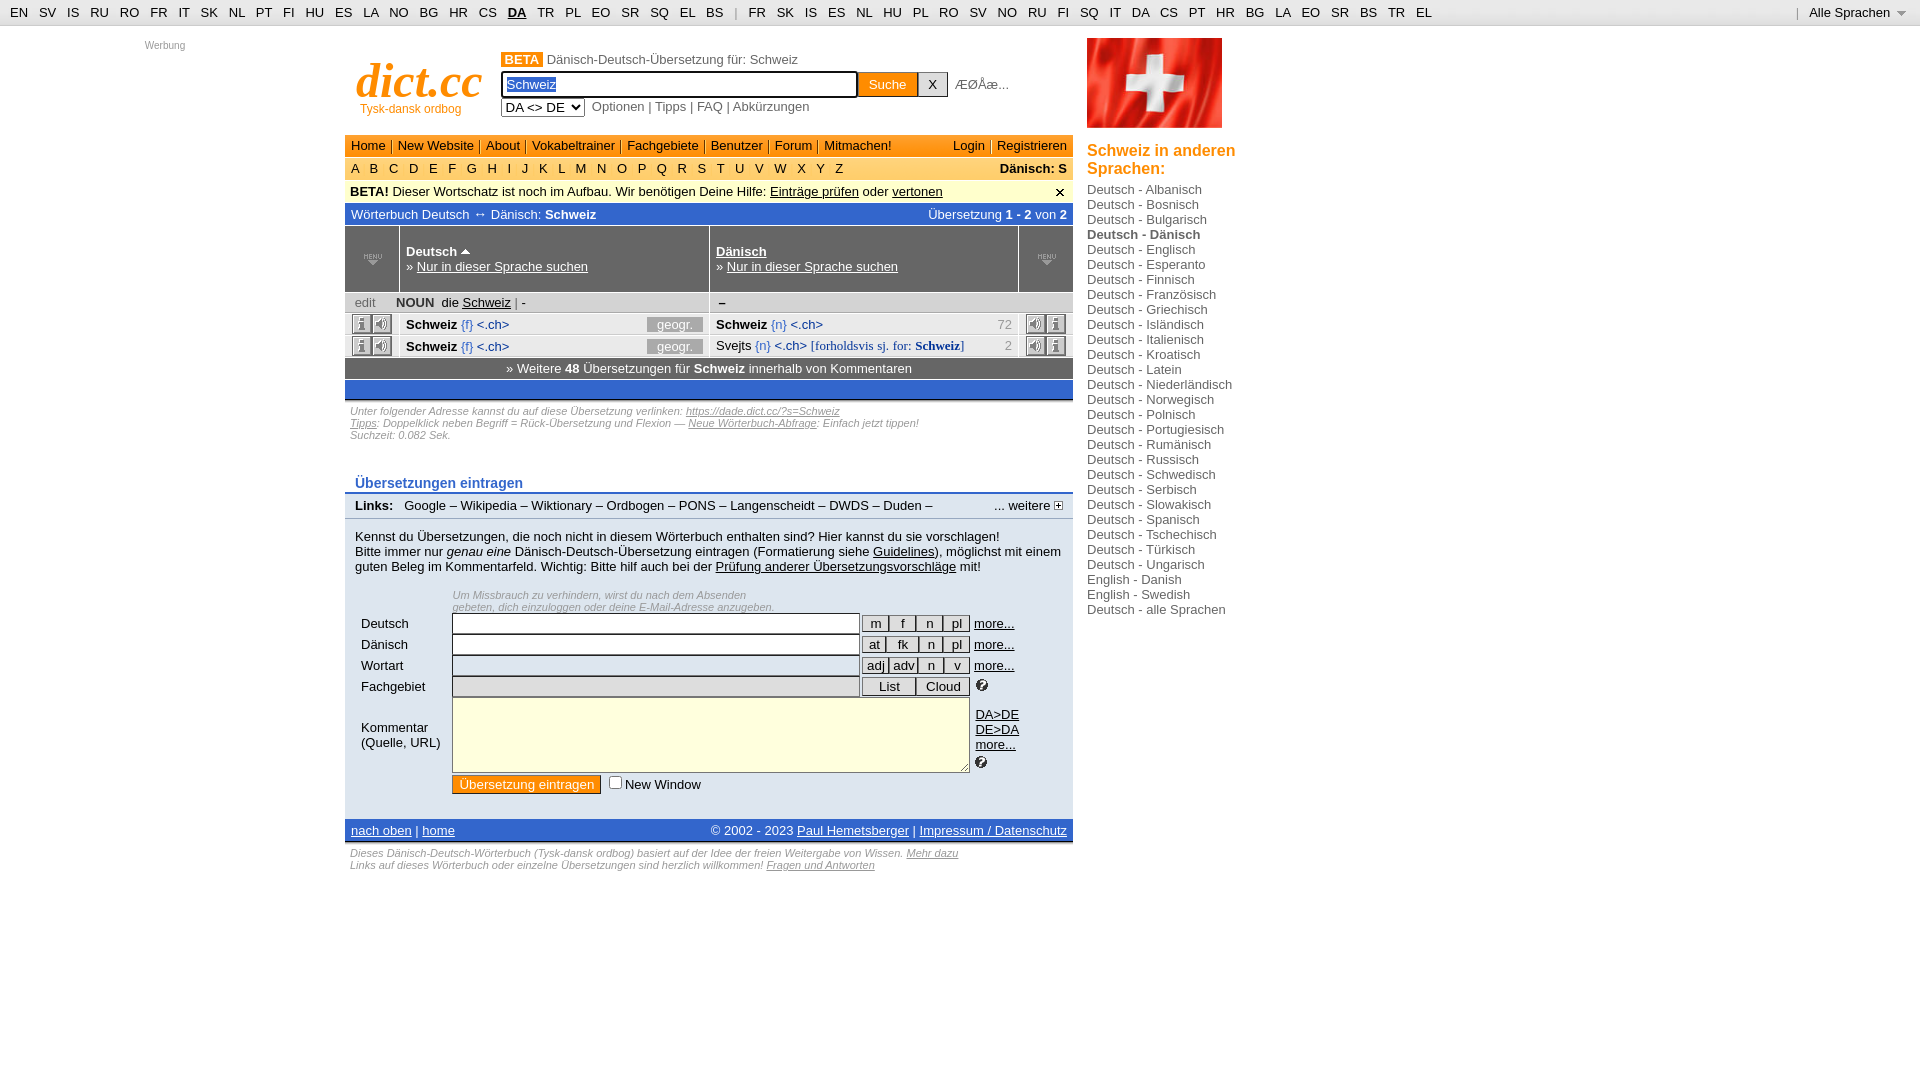 Image resolution: width=1920 pixels, height=1080 pixels. What do you see at coordinates (555, 167) in the screenshot?
I see `'L'` at bounding box center [555, 167].